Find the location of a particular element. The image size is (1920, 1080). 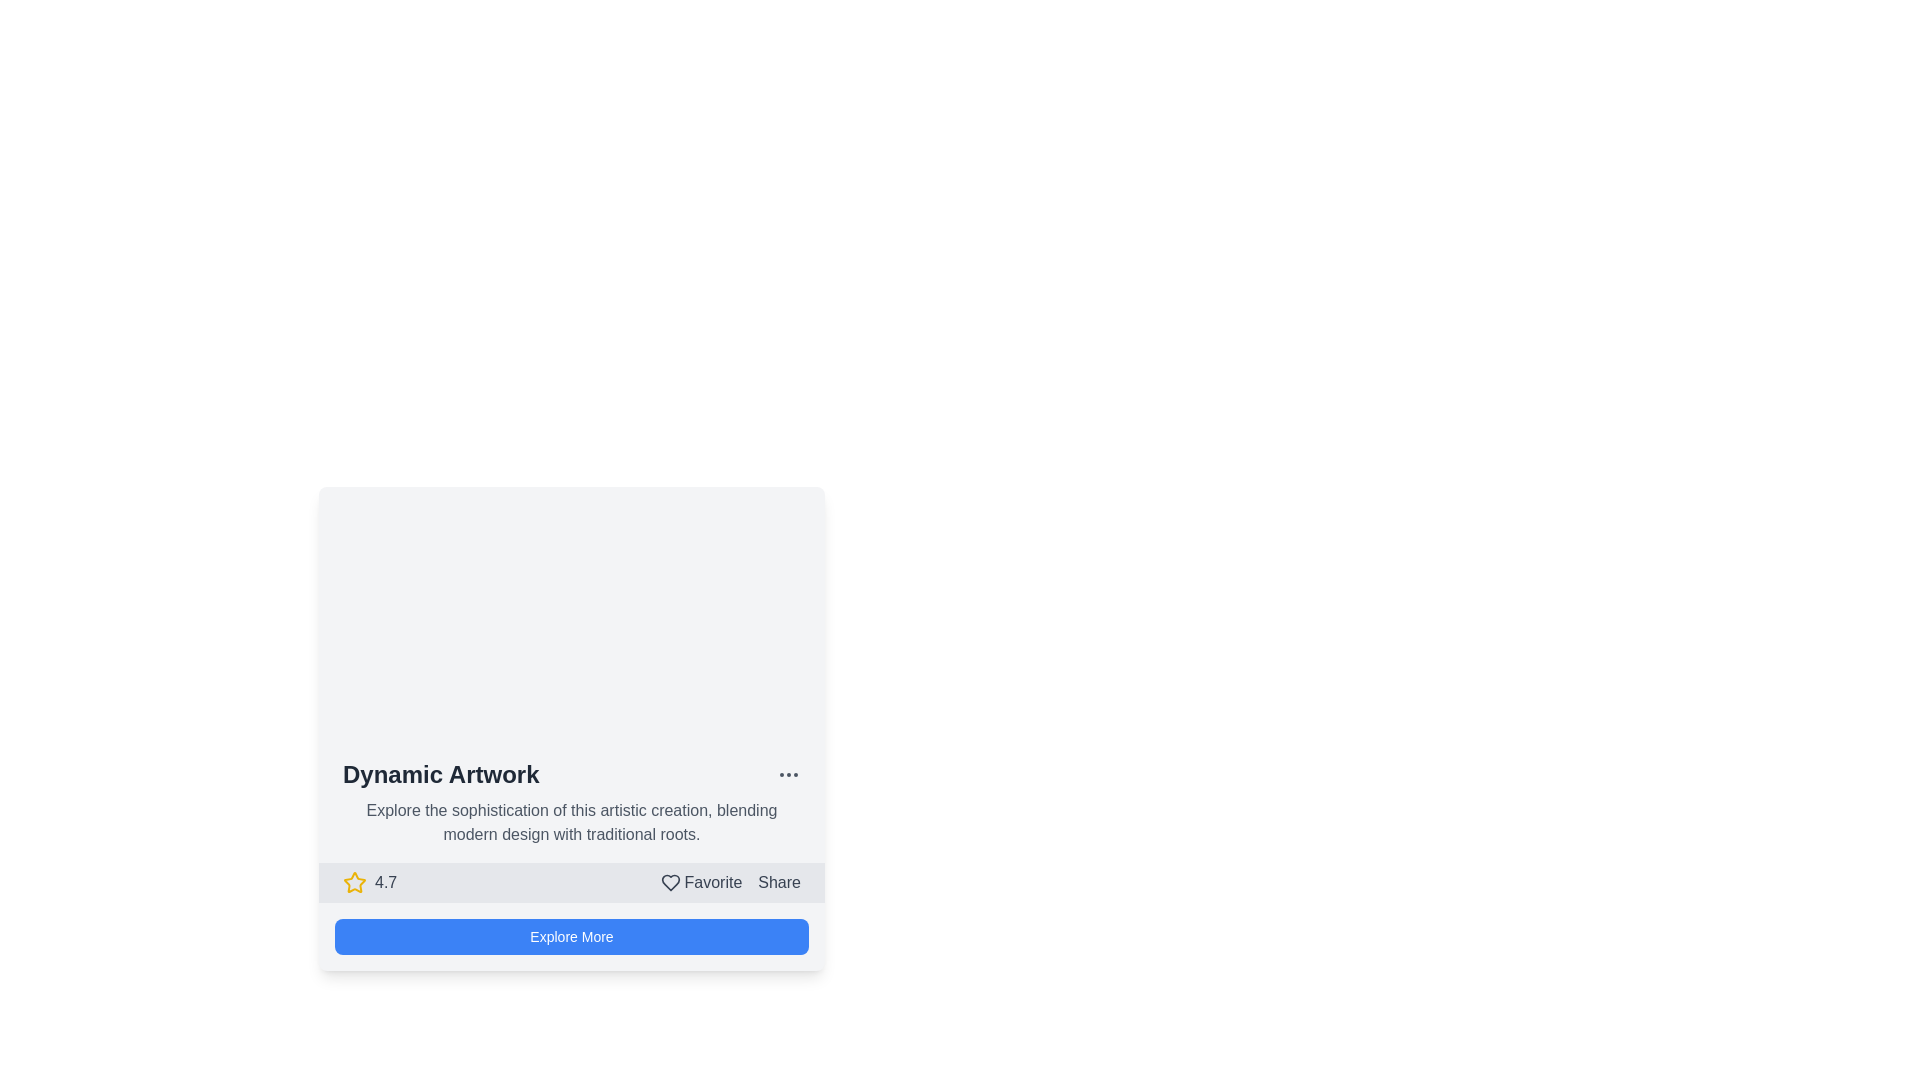

the 'Dynamic Artwork' text label, which is prominently displayed in large, bold gray font at the top-center of a card-like section is located at coordinates (440, 774).